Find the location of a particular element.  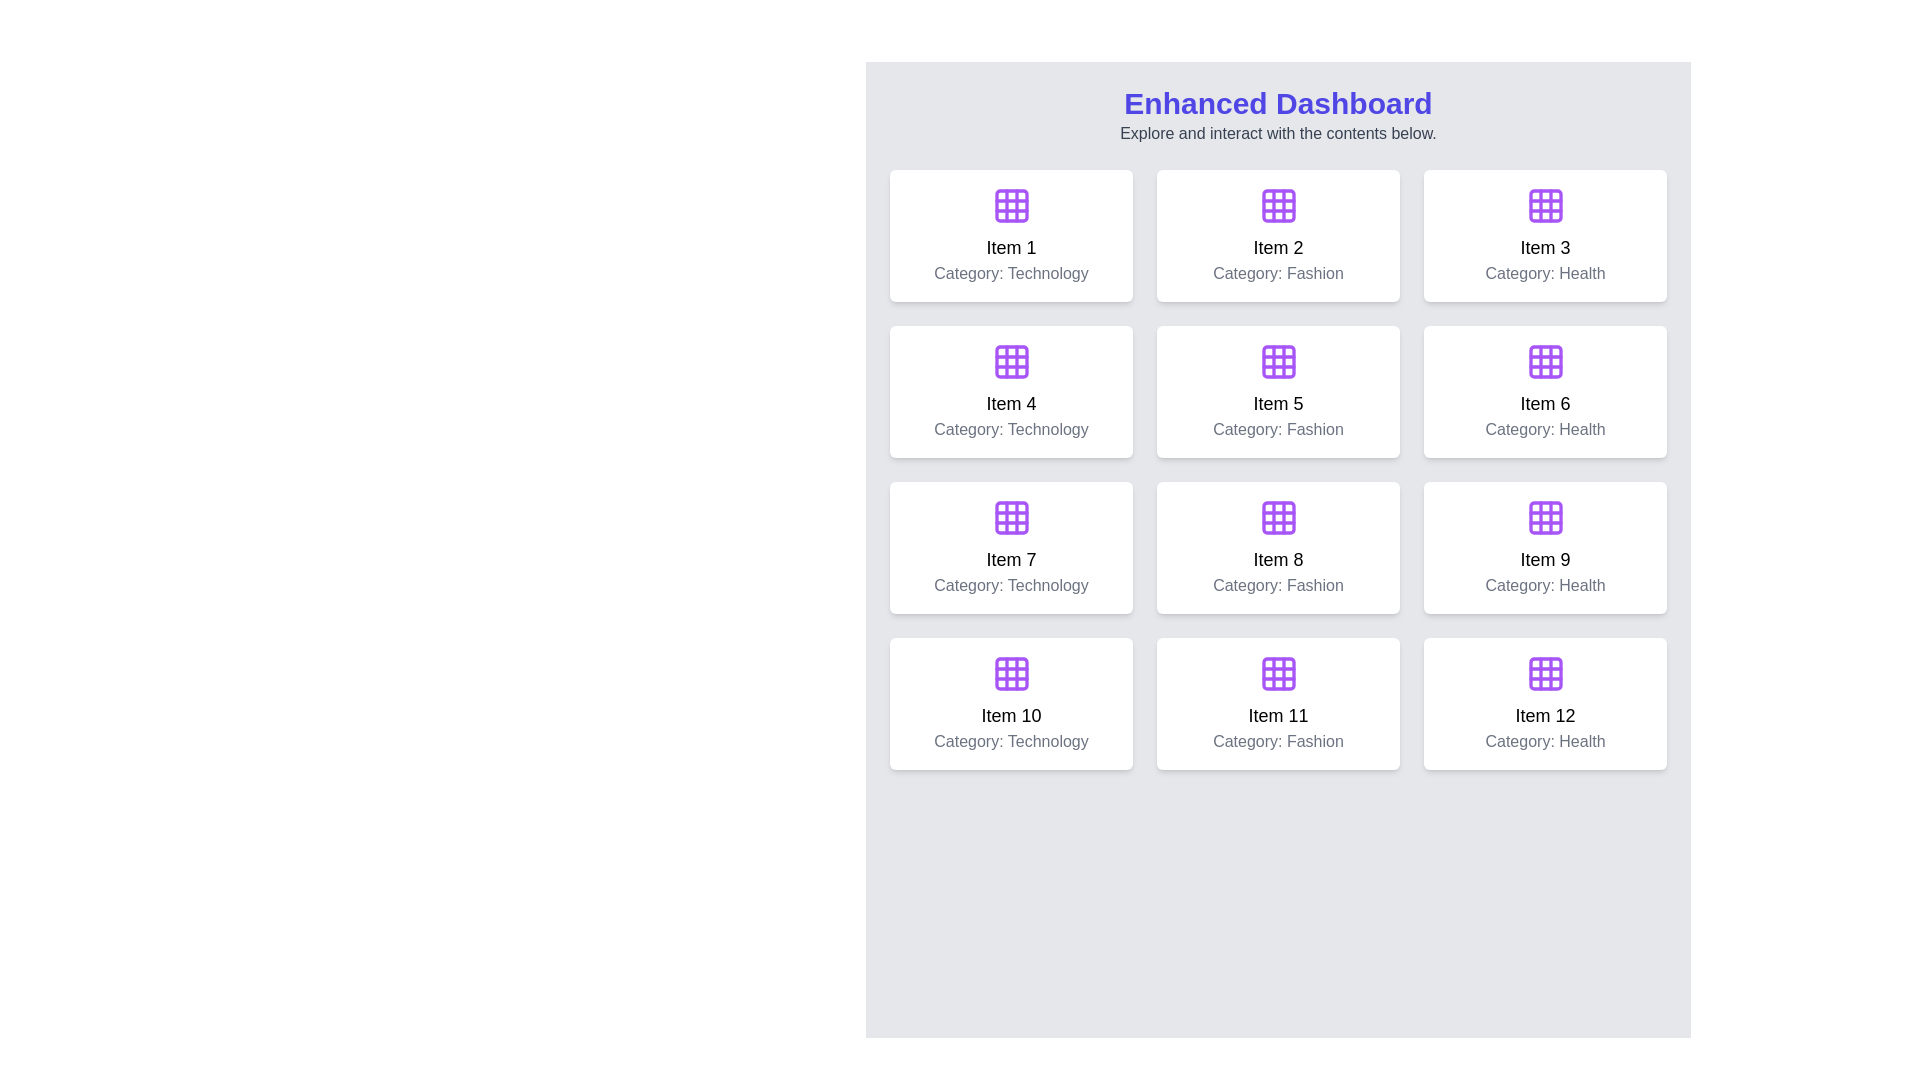

the static text label 'Item 12' located at the bottom right of a grid layout, which is part of an item card and situated under the text 'Category: Health' is located at coordinates (1544, 715).